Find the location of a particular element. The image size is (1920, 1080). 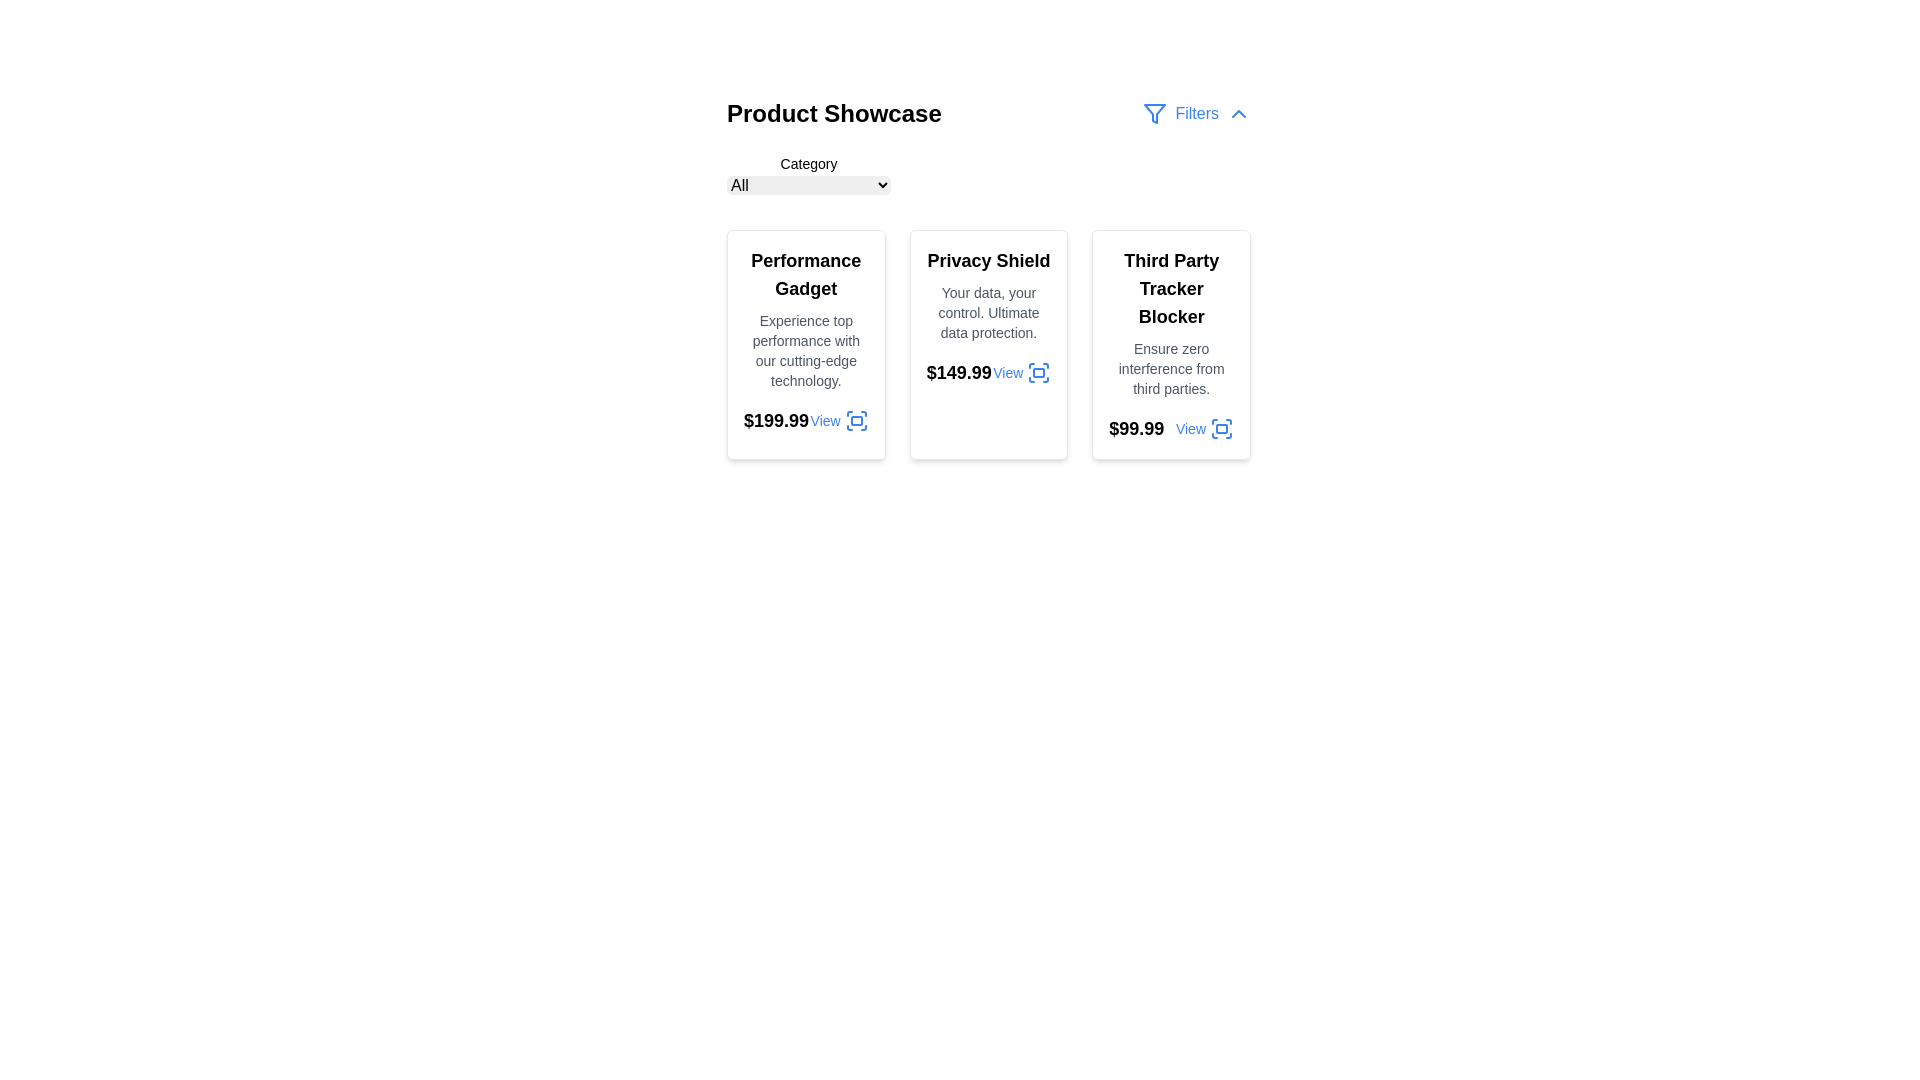

the downward-pointing chevron icon located to the right of the 'Filters' text is located at coordinates (1237, 114).